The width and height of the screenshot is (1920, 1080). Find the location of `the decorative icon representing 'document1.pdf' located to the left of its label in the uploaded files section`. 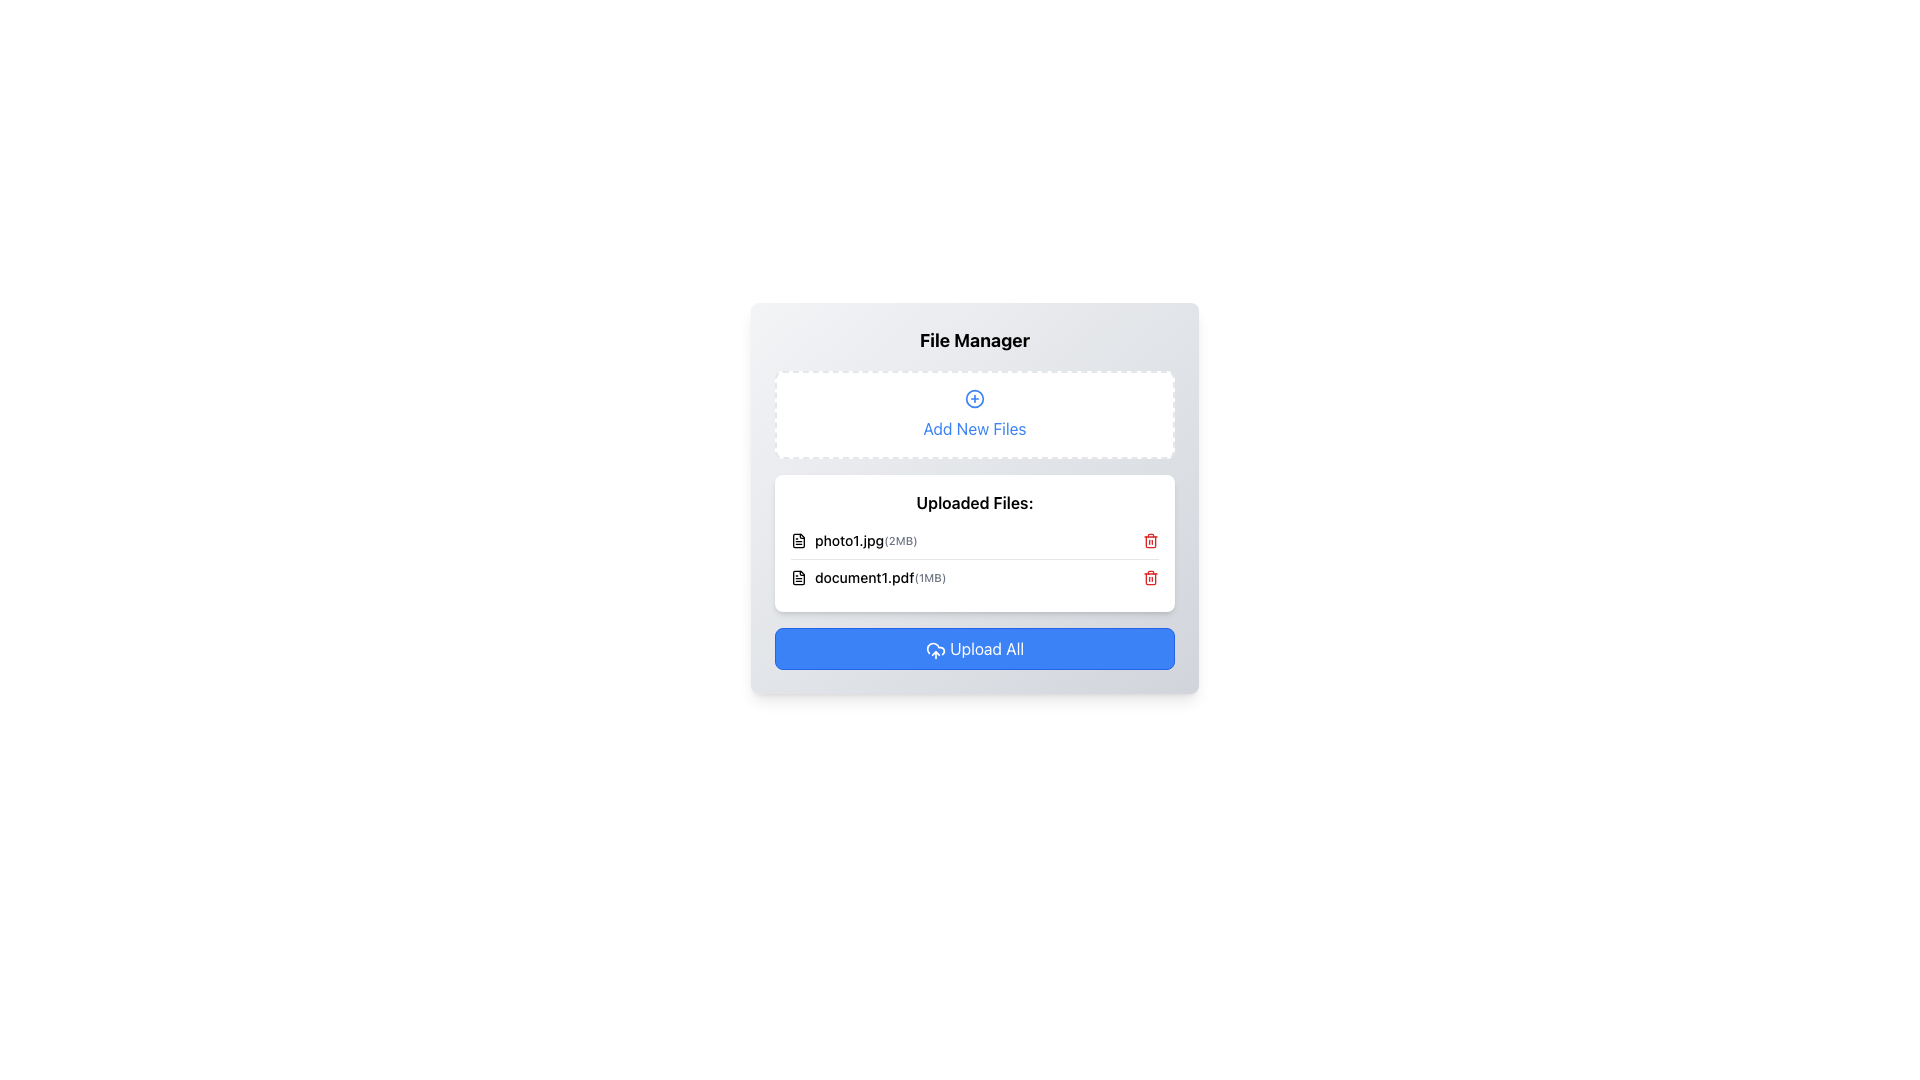

the decorative icon representing 'document1.pdf' located to the left of its label in the uploaded files section is located at coordinates (797, 578).